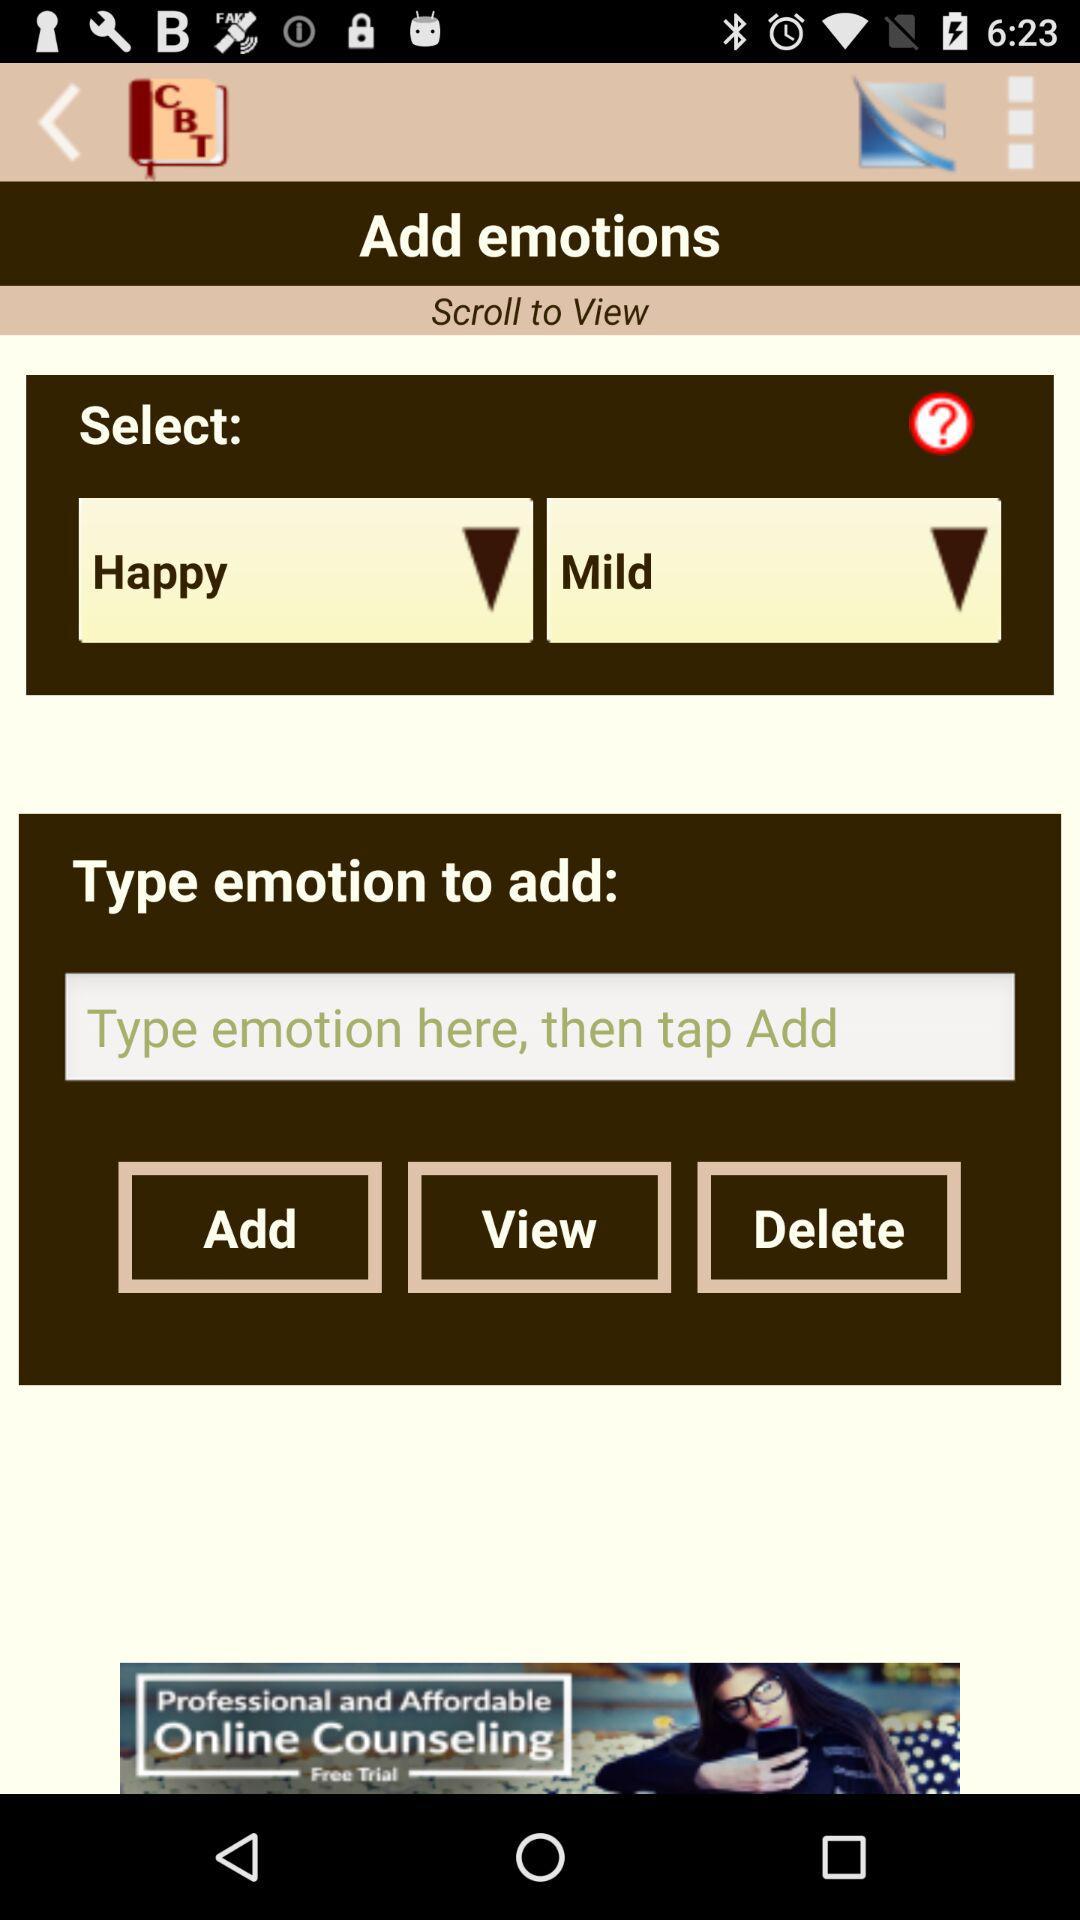  I want to click on this is an advertisement, so click(540, 1727).